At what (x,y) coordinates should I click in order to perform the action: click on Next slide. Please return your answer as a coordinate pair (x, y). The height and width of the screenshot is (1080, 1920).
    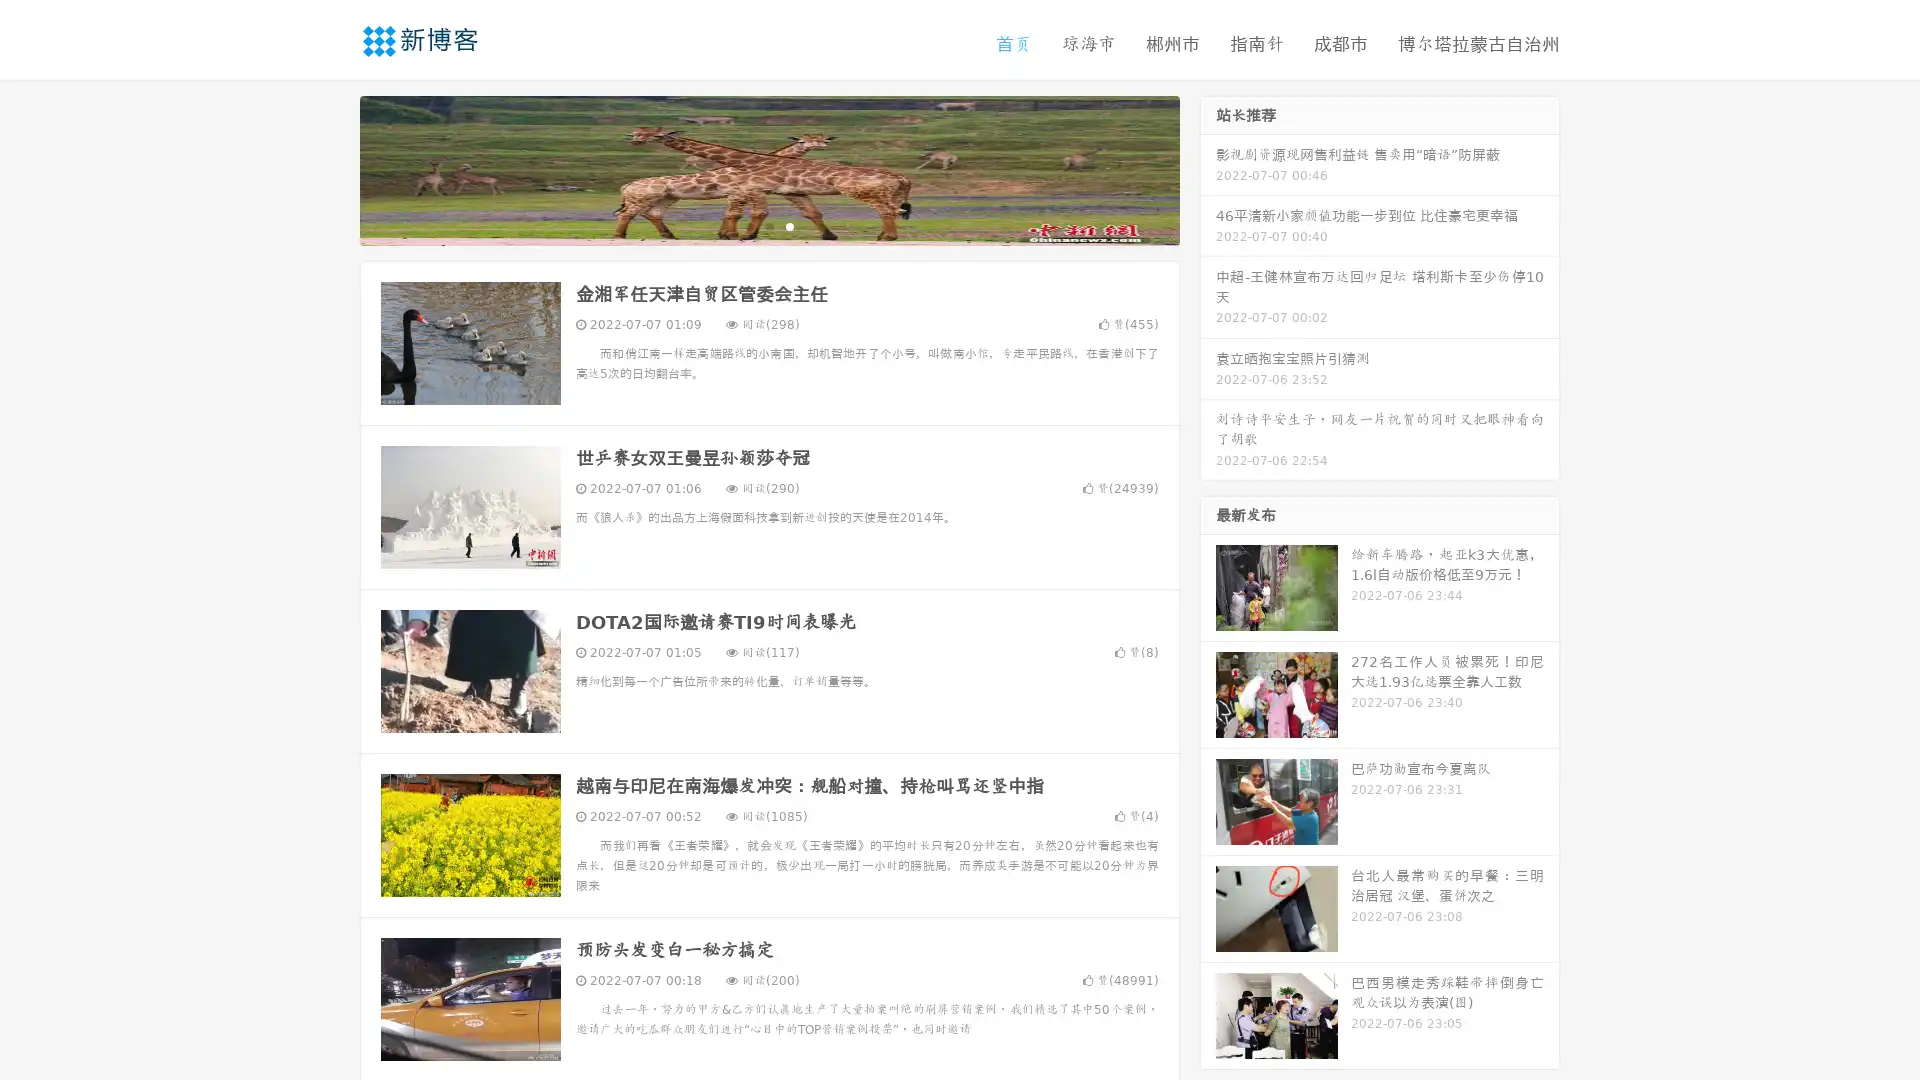
    Looking at the image, I should click on (1208, 168).